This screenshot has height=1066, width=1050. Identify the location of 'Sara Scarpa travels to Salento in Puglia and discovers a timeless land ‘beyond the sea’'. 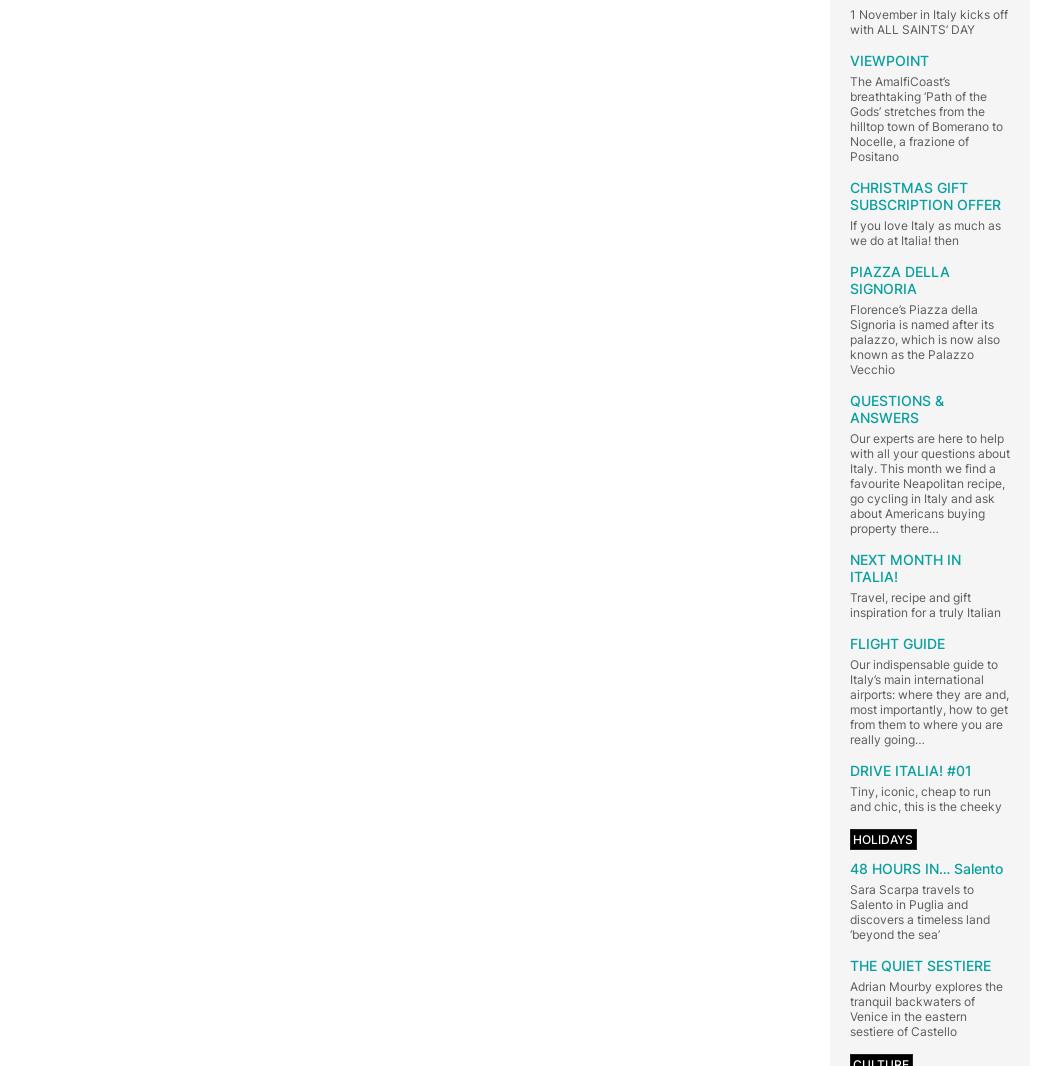
(920, 911).